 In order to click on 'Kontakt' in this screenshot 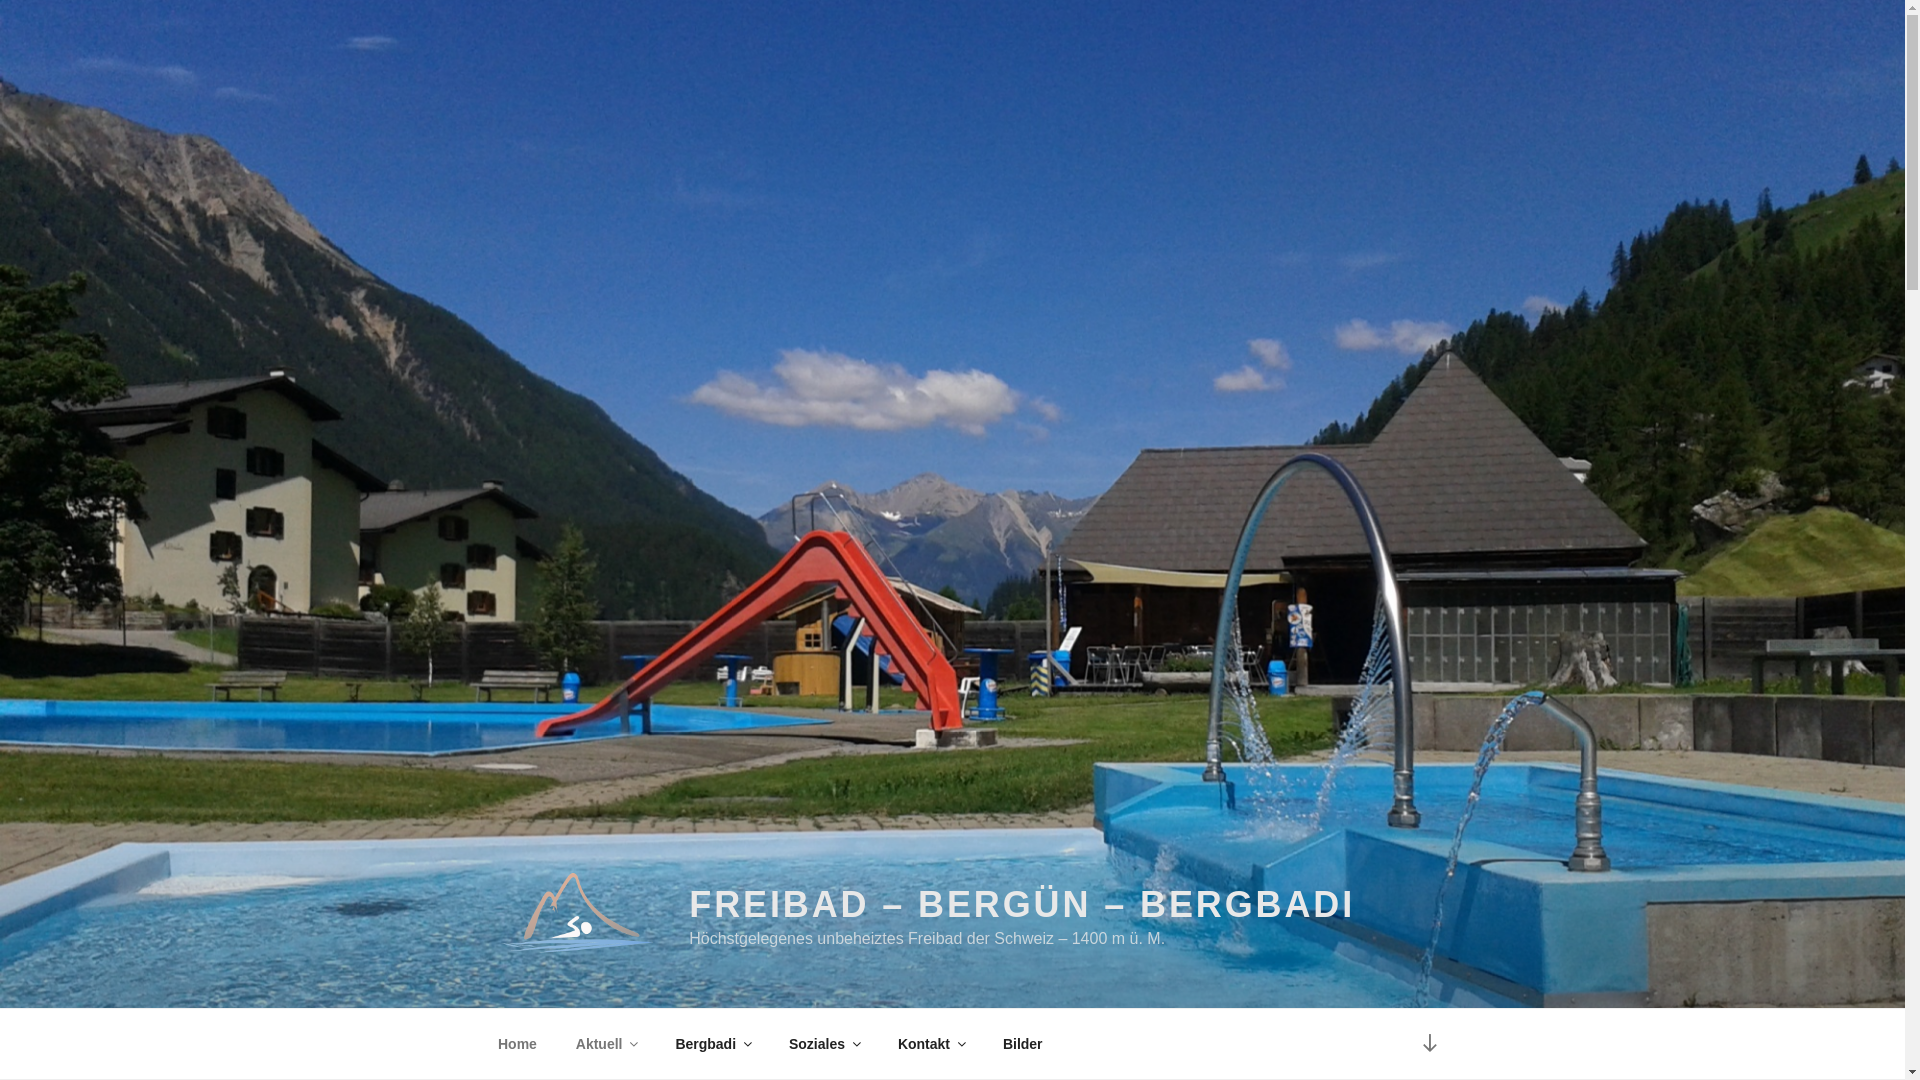, I will do `click(929, 1043)`.